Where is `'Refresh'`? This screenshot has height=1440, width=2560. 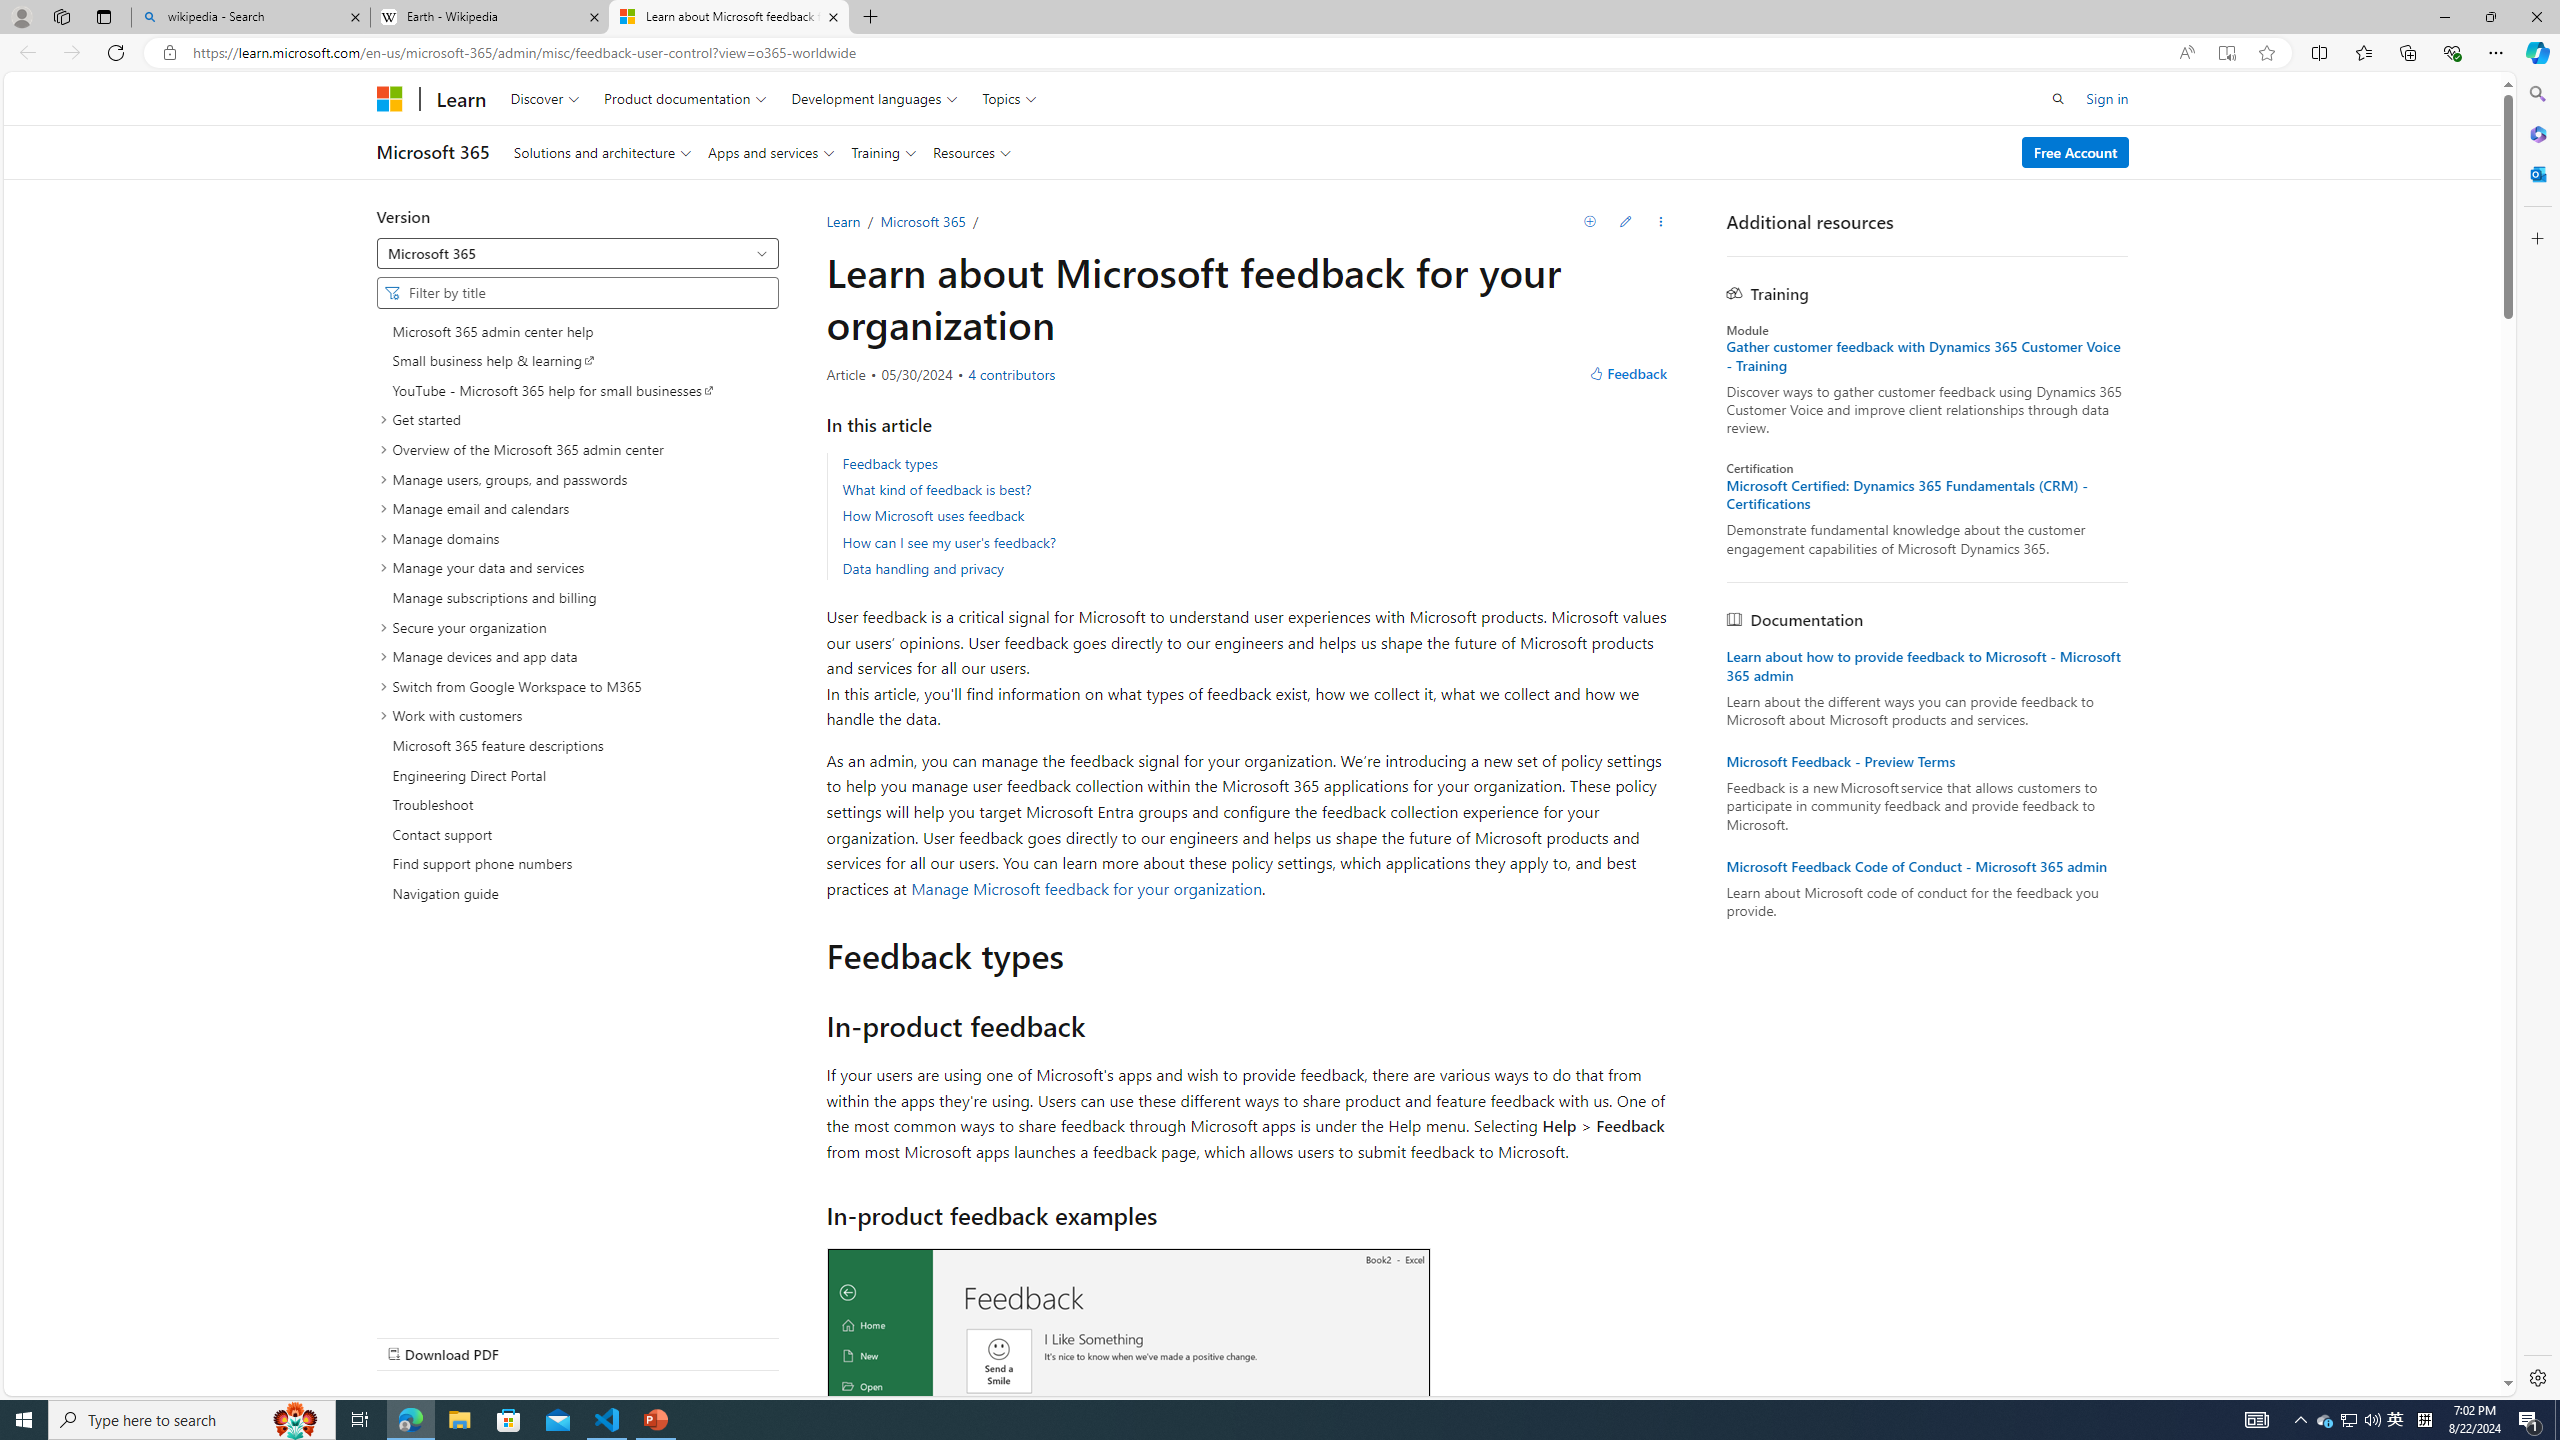
'Refresh' is located at coordinates (115, 51).